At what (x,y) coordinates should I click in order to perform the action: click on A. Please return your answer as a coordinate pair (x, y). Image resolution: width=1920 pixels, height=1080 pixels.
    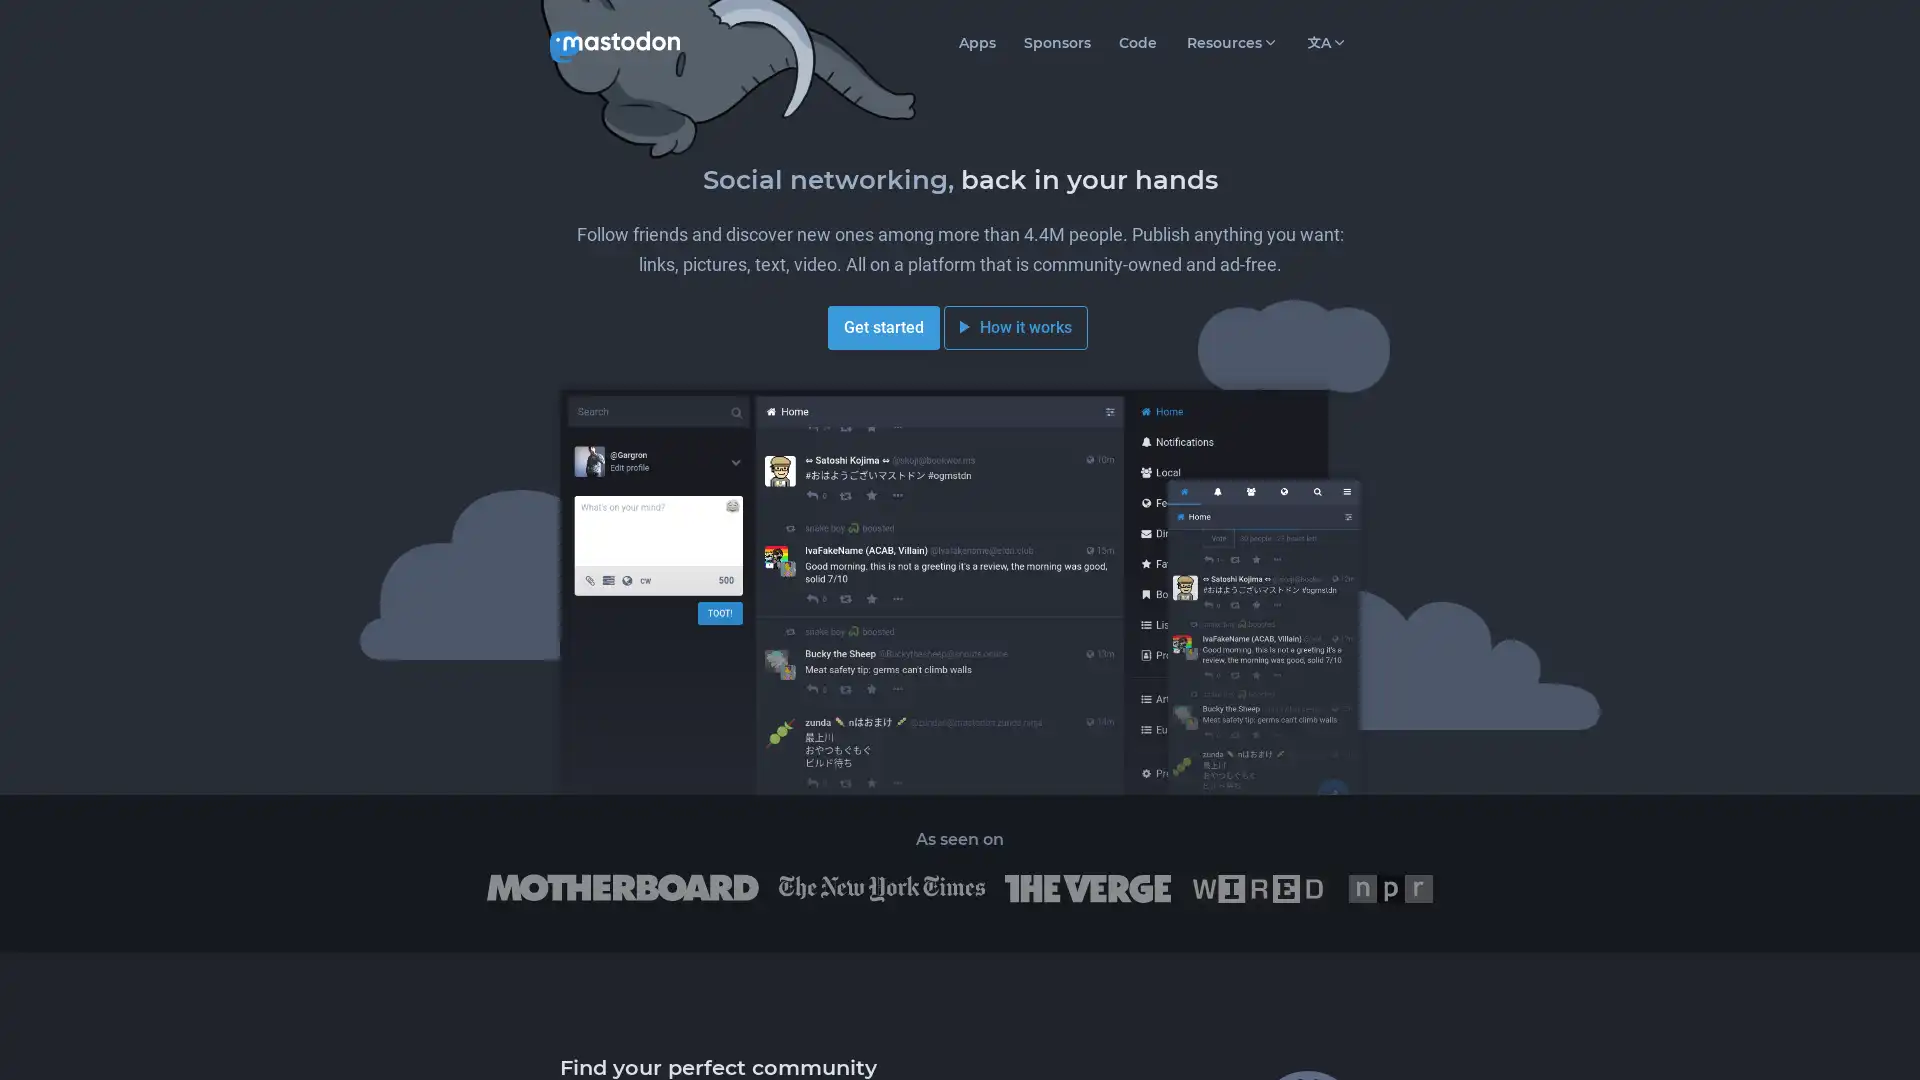
    Looking at the image, I should click on (1325, 42).